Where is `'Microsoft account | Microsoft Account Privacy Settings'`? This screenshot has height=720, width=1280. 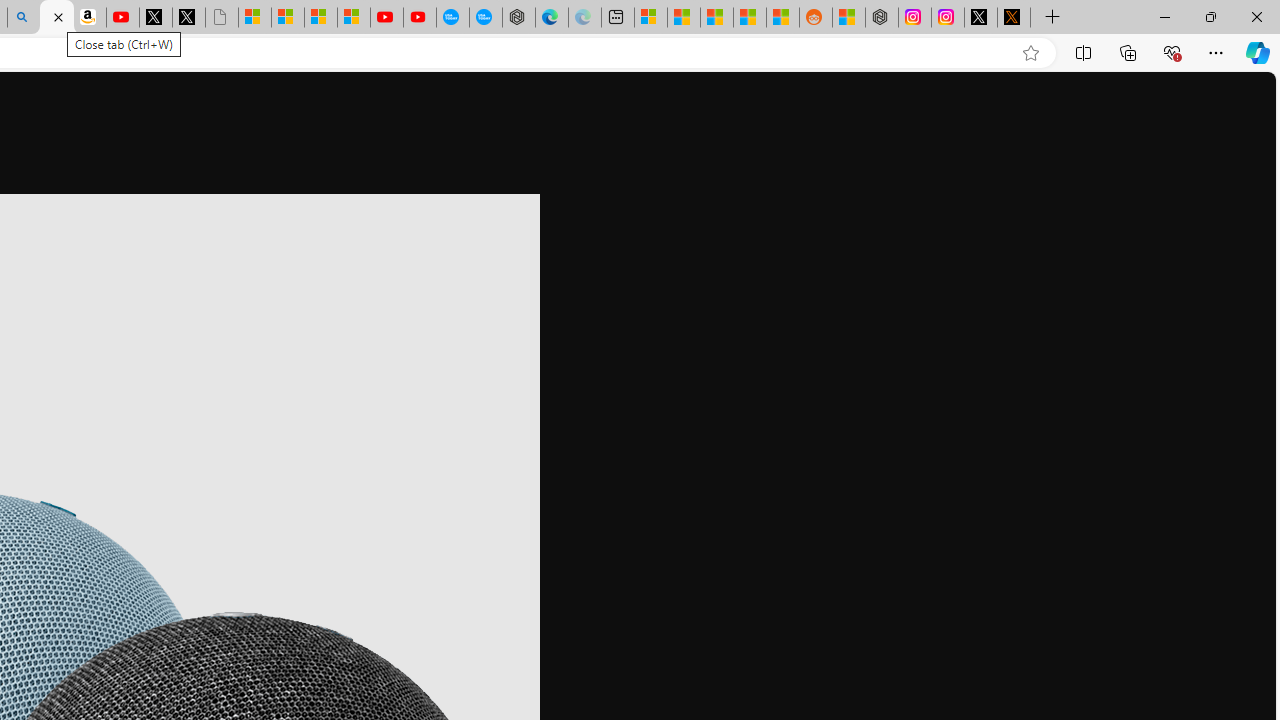
'Microsoft account | Microsoft Account Privacy Settings' is located at coordinates (650, 17).